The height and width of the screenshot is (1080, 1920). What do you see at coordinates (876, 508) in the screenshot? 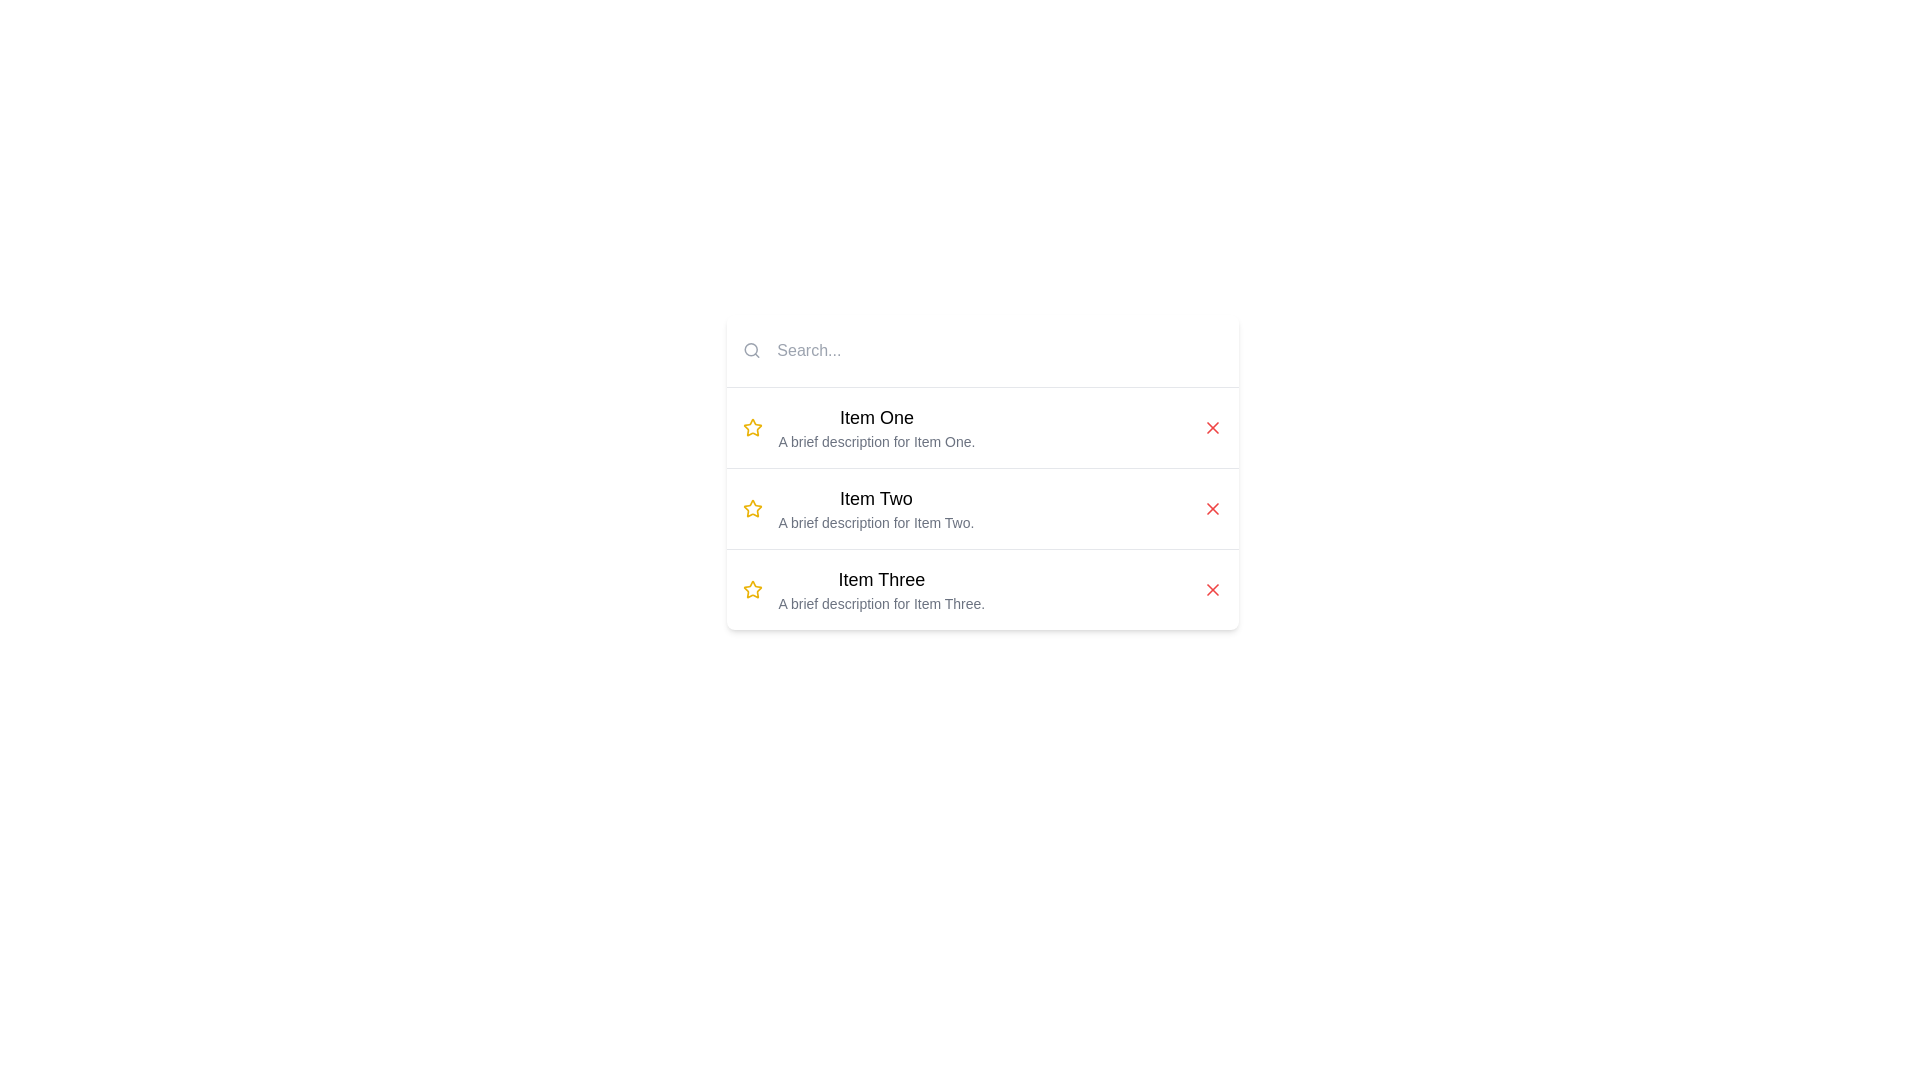
I see `the second item` at bounding box center [876, 508].